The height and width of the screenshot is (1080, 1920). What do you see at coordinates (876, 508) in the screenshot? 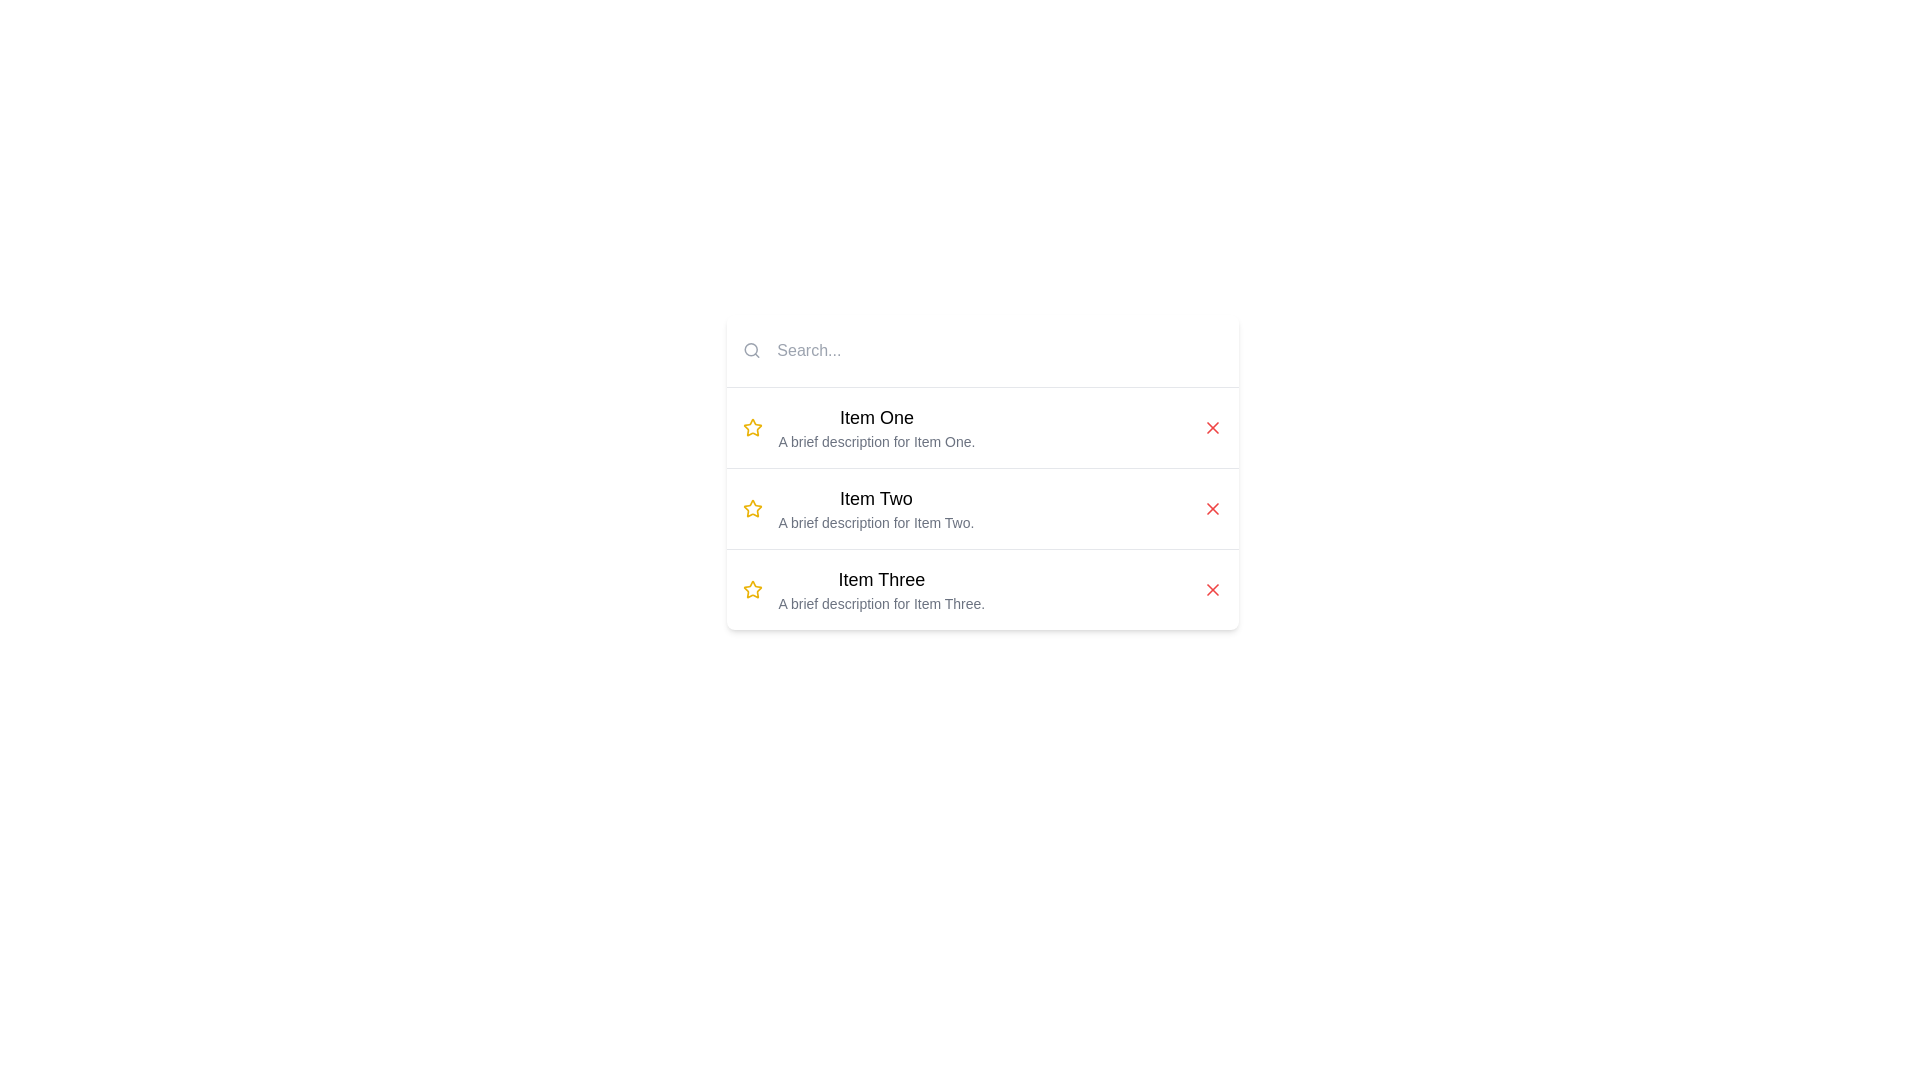
I see `the second item` at bounding box center [876, 508].